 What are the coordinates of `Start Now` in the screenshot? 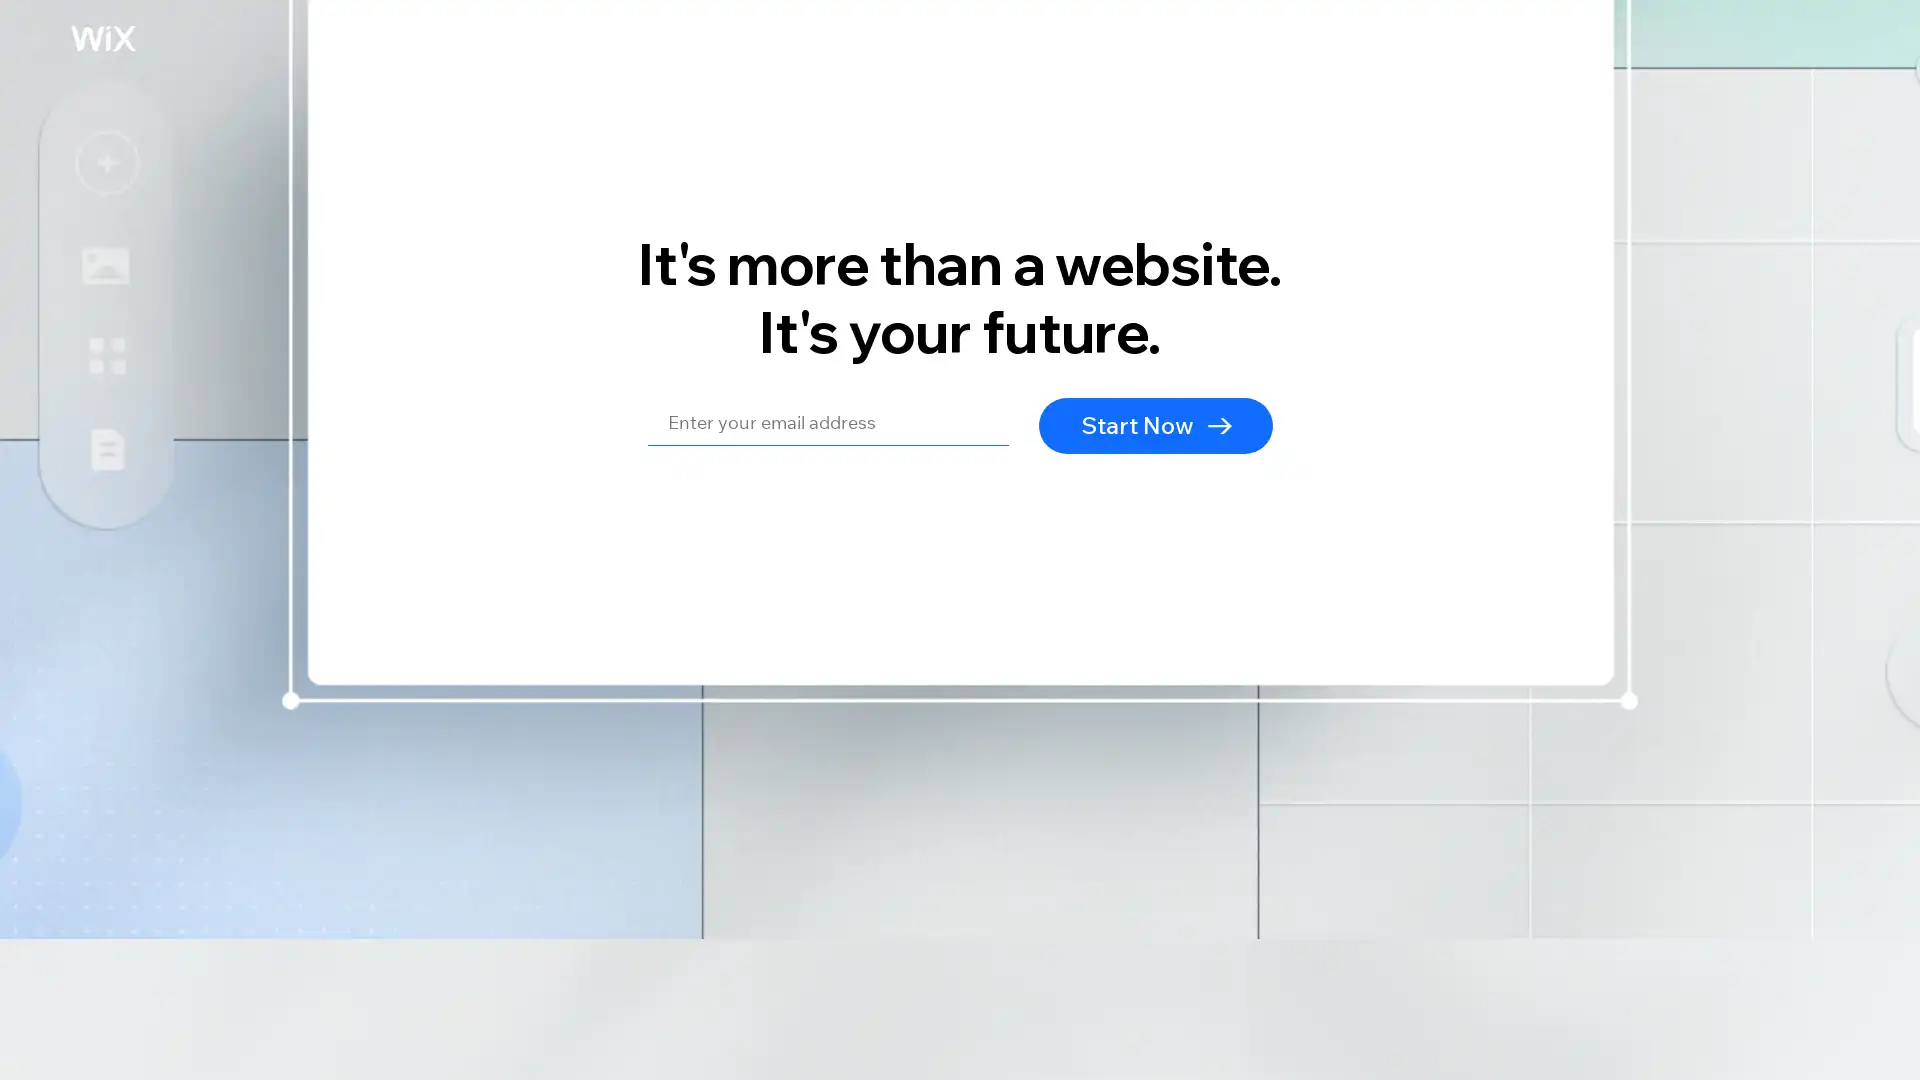 It's located at (1156, 423).